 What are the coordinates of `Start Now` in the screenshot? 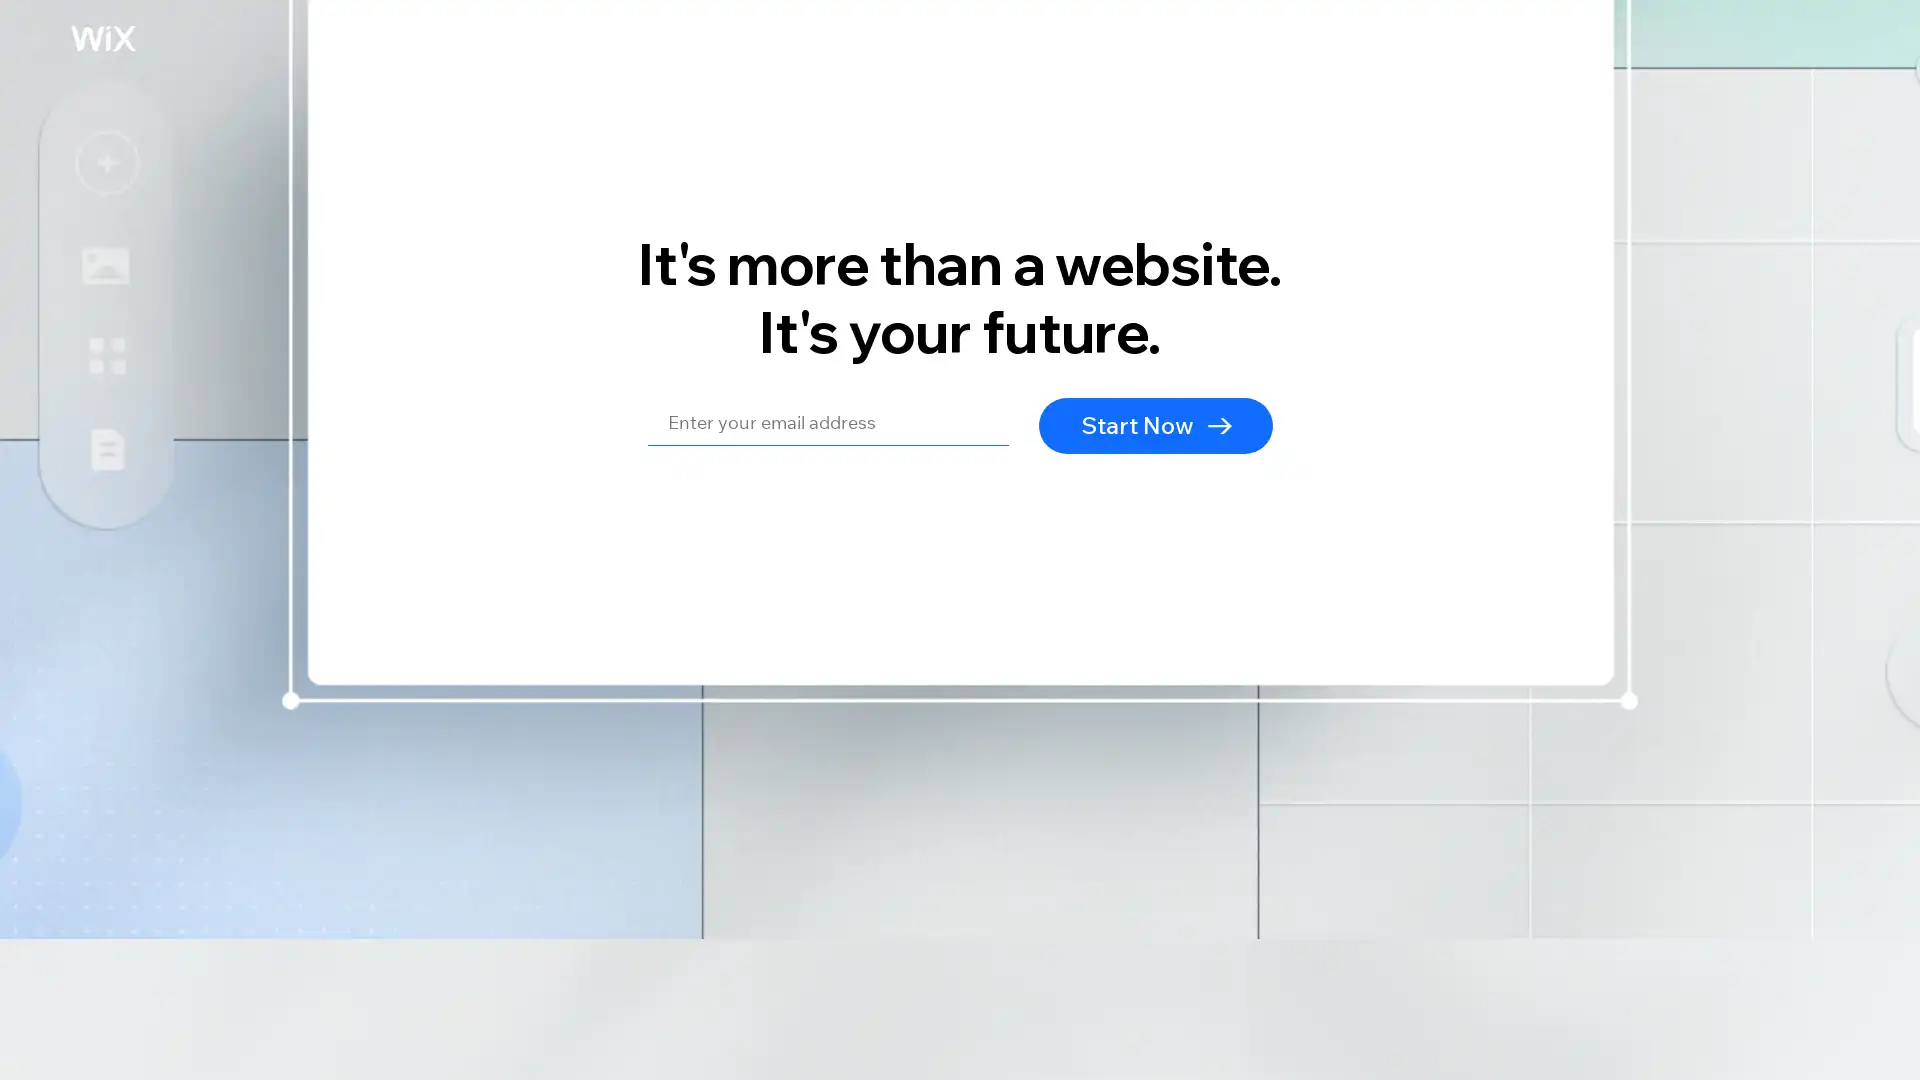 It's located at (1156, 423).